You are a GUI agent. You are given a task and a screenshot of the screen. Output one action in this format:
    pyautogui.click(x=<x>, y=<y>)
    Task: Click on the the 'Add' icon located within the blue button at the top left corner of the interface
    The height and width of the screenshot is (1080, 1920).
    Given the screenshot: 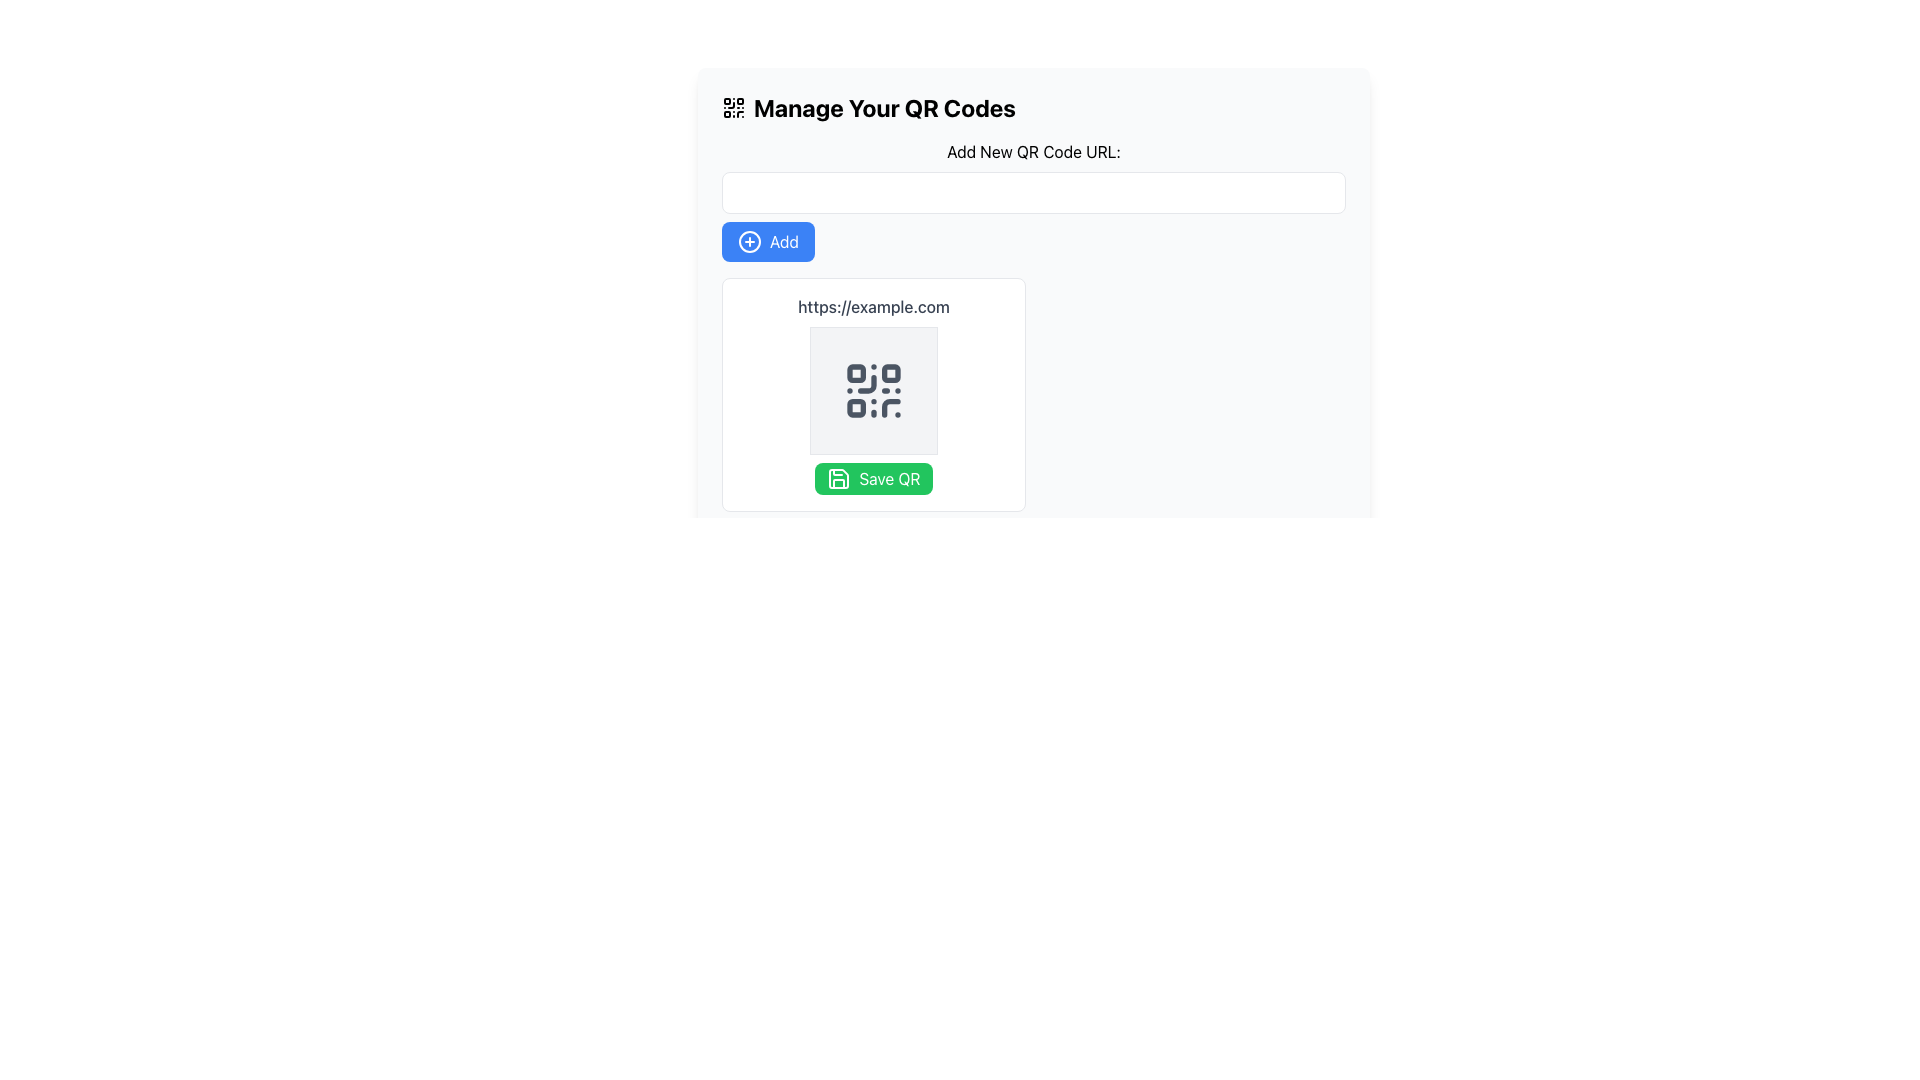 What is the action you would take?
    pyautogui.click(x=748, y=241)
    